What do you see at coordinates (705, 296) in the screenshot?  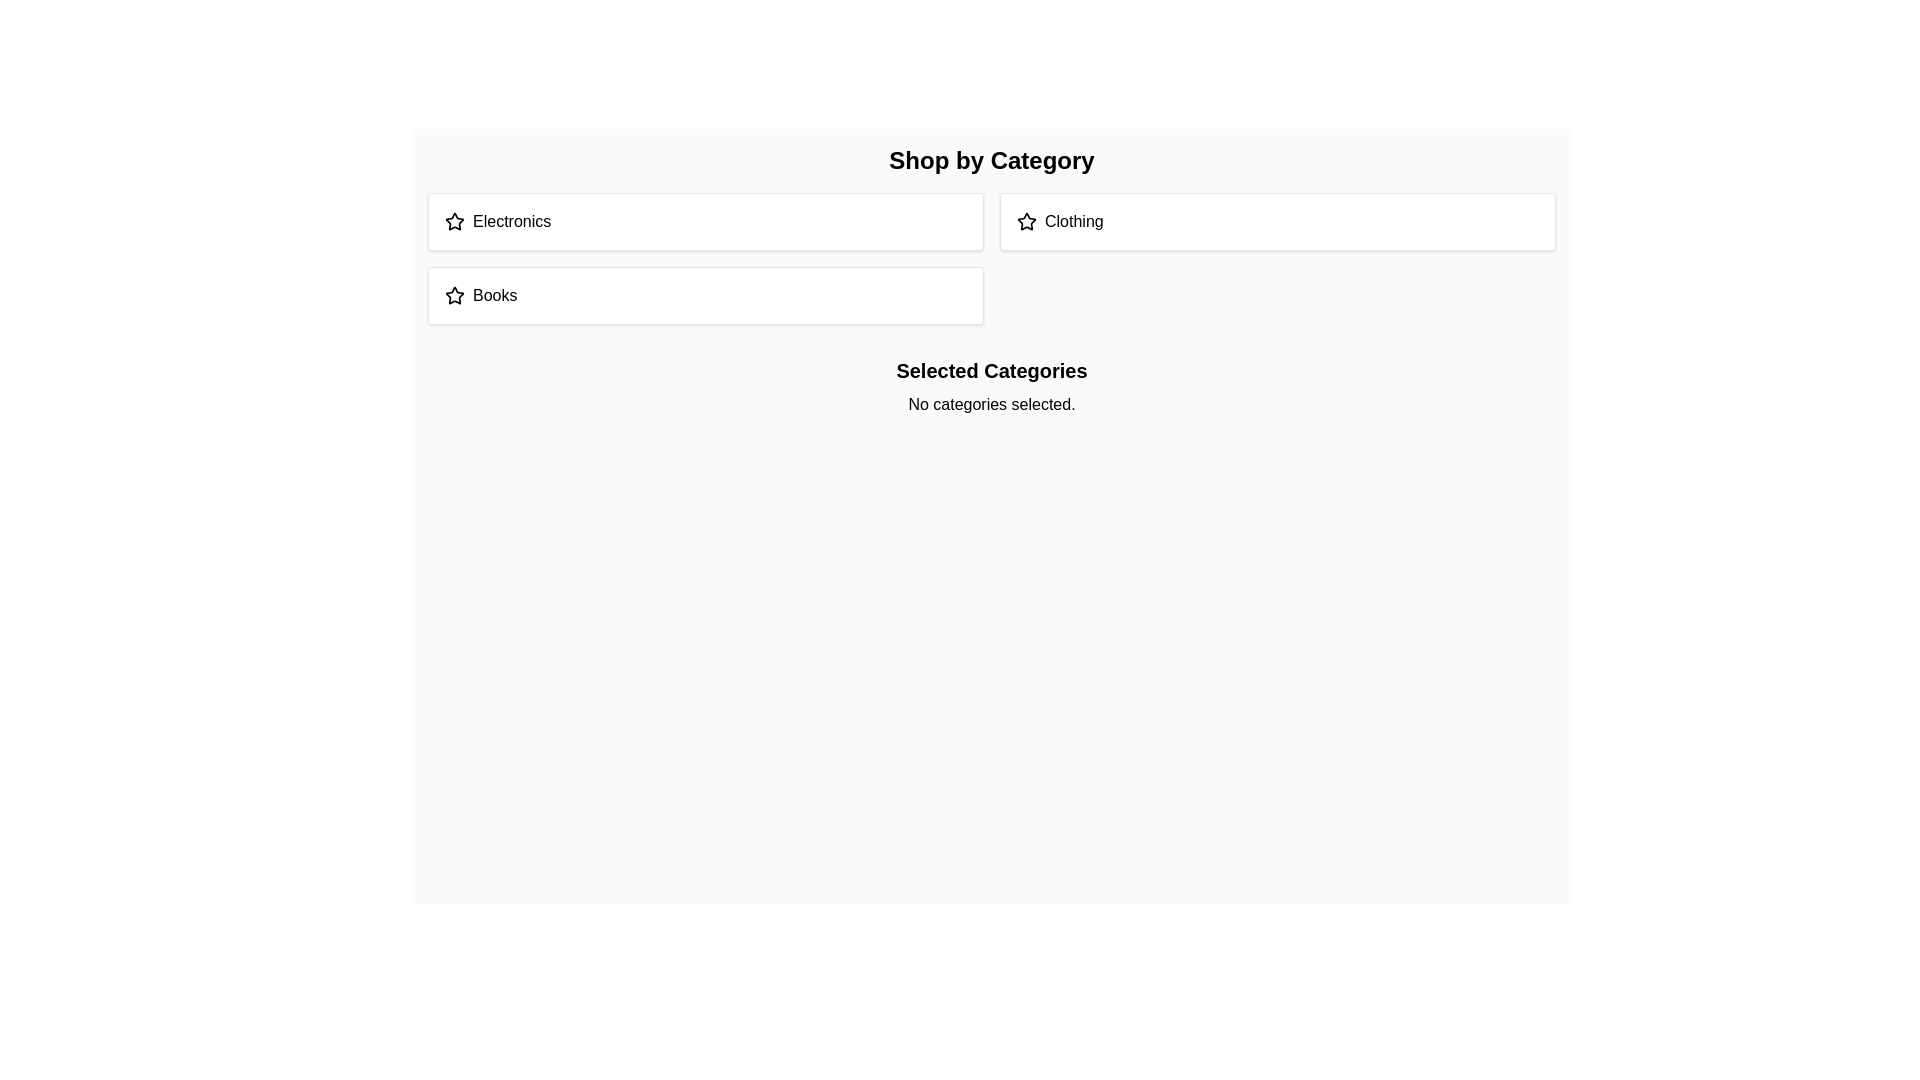 I see `the 'Books' selection button located under the 'Shop by Category' section` at bounding box center [705, 296].